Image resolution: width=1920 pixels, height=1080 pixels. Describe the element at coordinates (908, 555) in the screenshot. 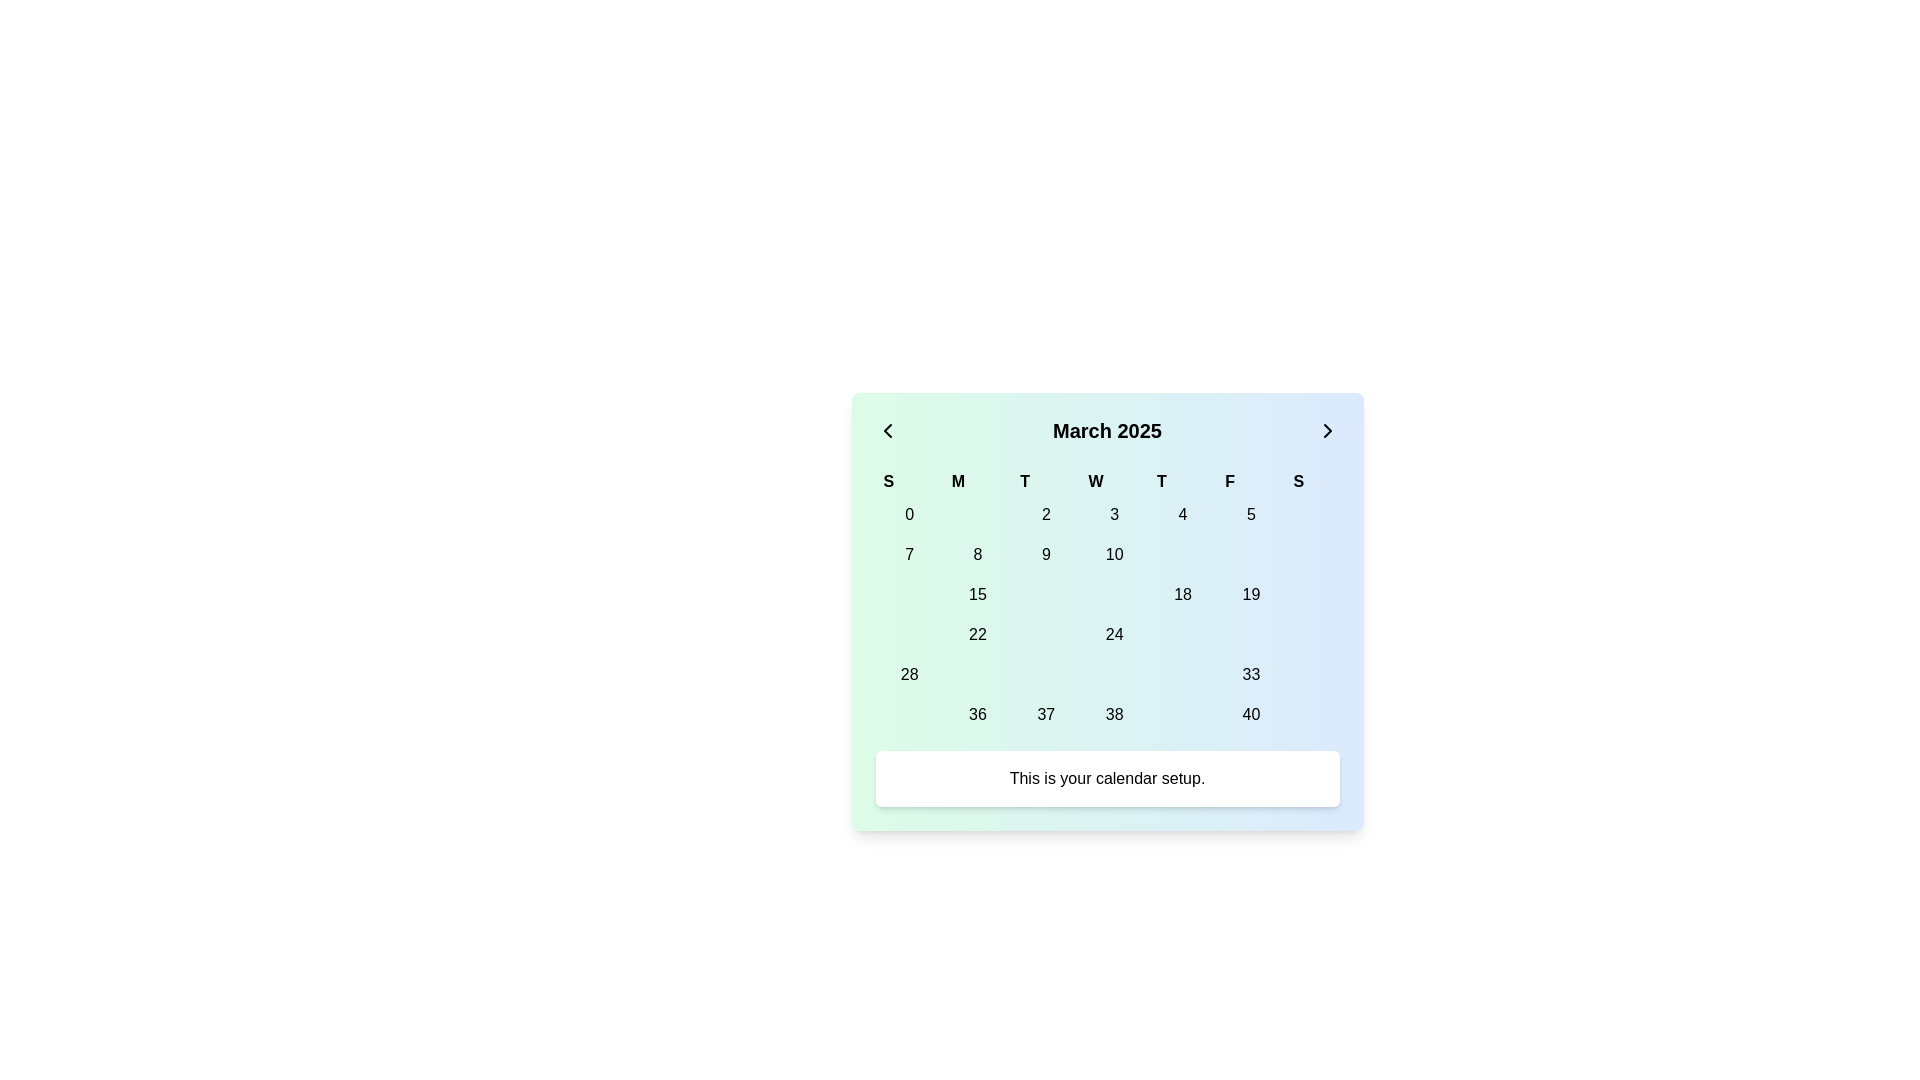

I see `the text label displaying the character '7' in bold black font, located in the light green square cell in the second row and first column of the calendar grid` at that location.